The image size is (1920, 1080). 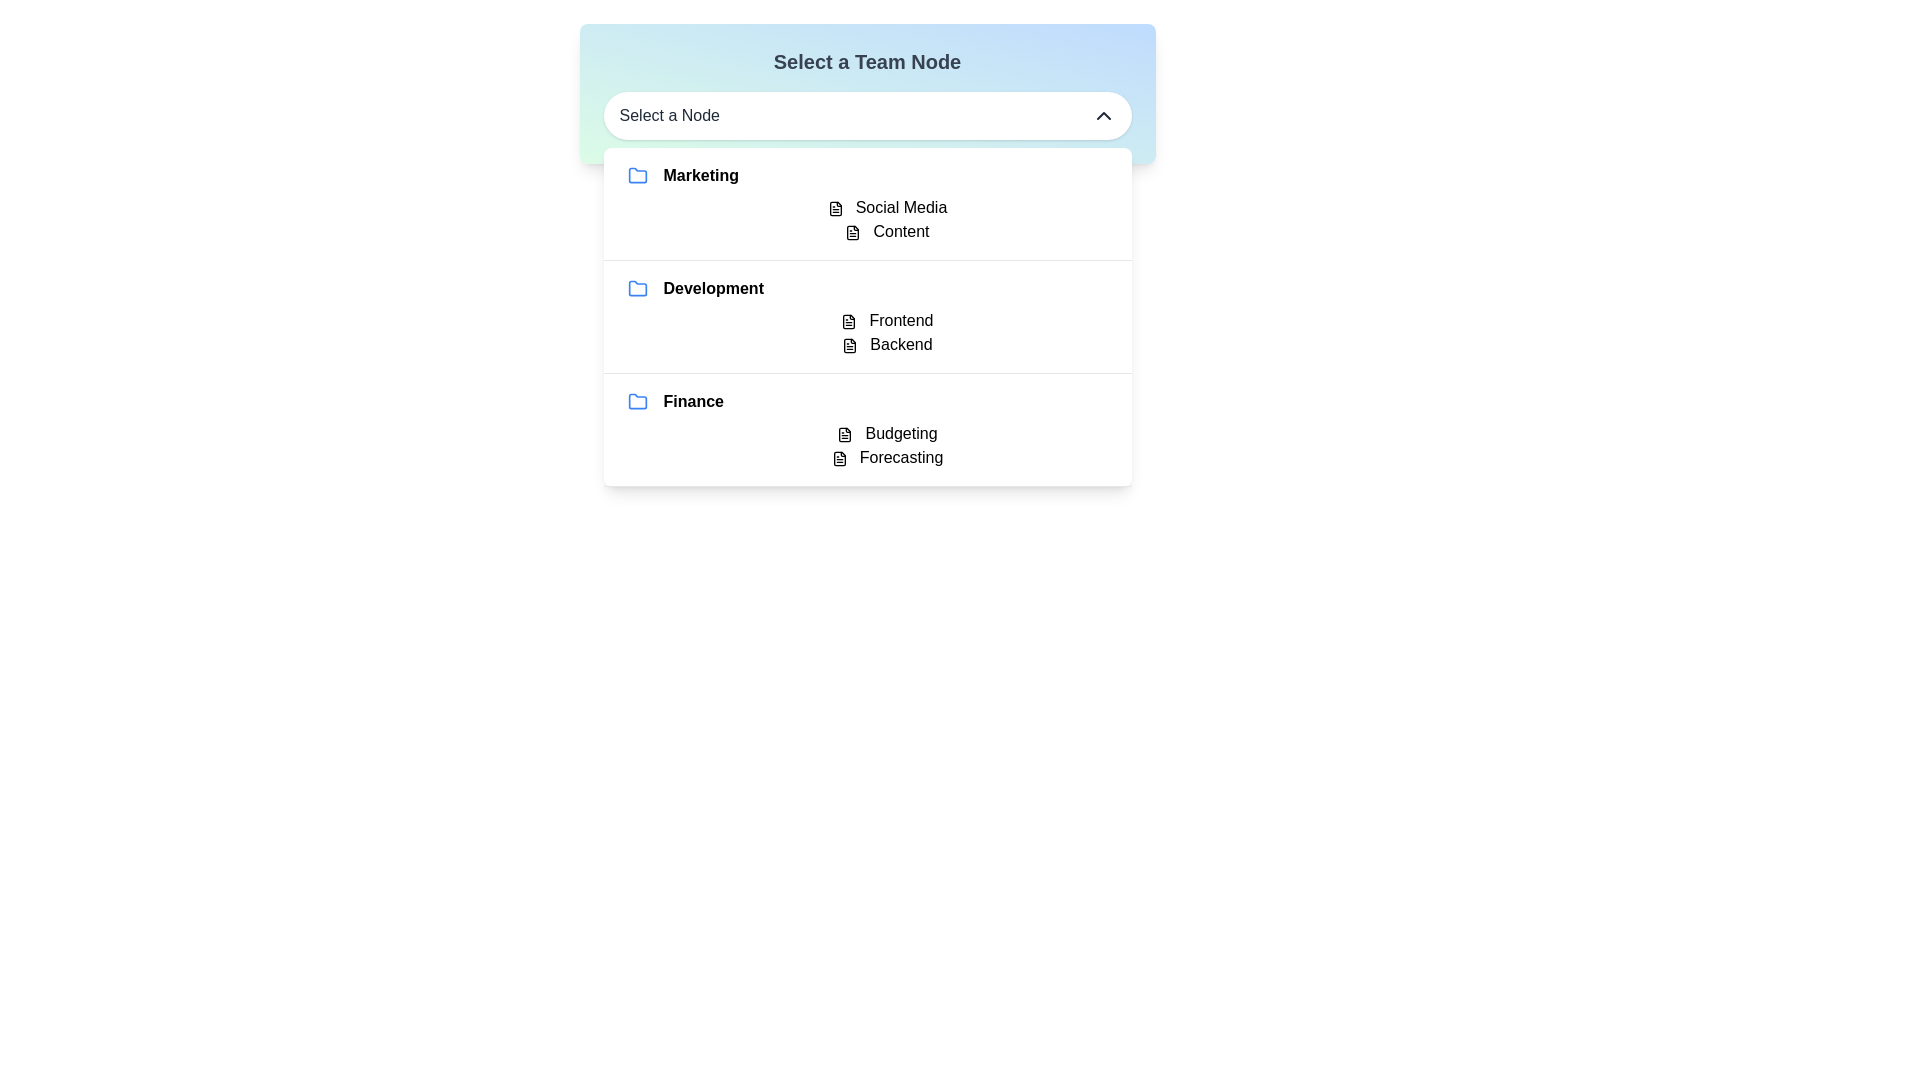 What do you see at coordinates (835, 208) in the screenshot?
I see `the largest icon representing a file or document associated with the 'Social Media' text entry in the marketing category, located to the left of the 'Social Media' text item in the dropdown menu` at bounding box center [835, 208].